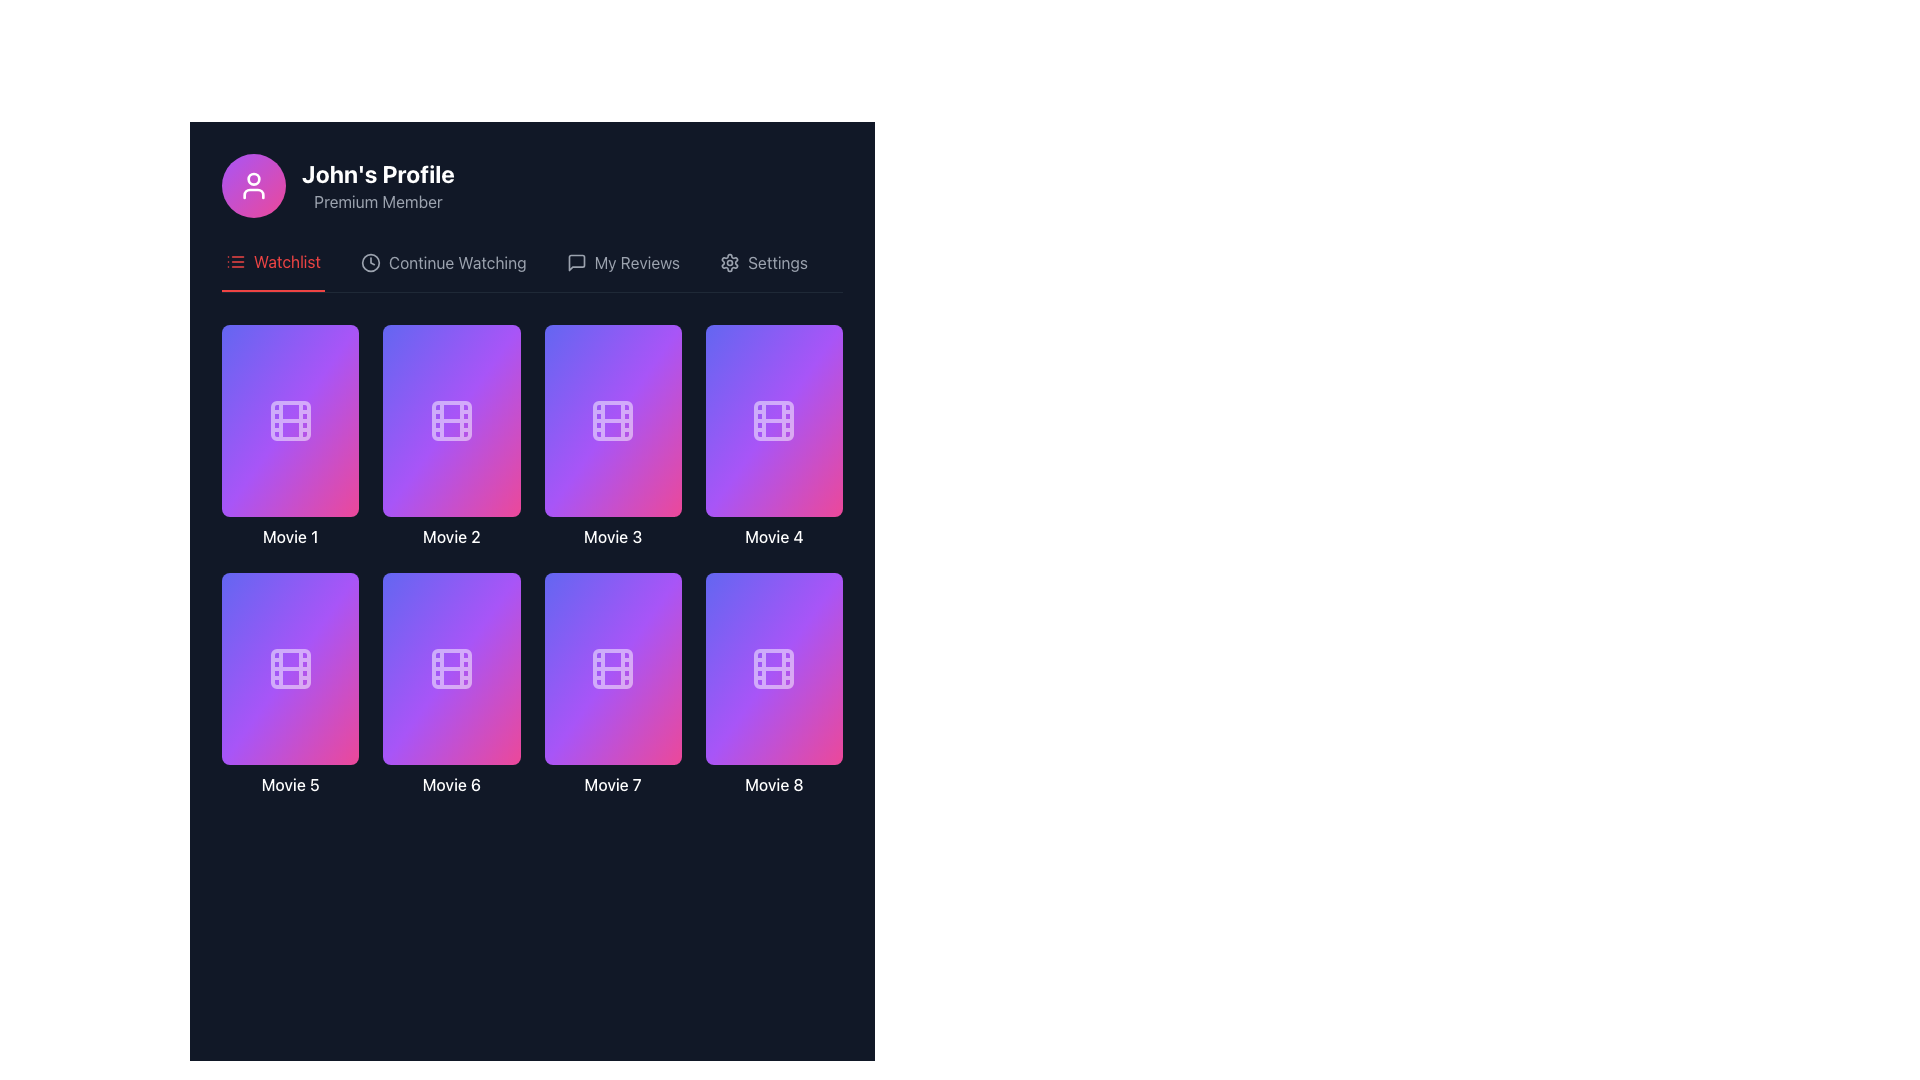  I want to click on the speech bubble icon with a gray outline located in the navigation bar, so click(575, 261).